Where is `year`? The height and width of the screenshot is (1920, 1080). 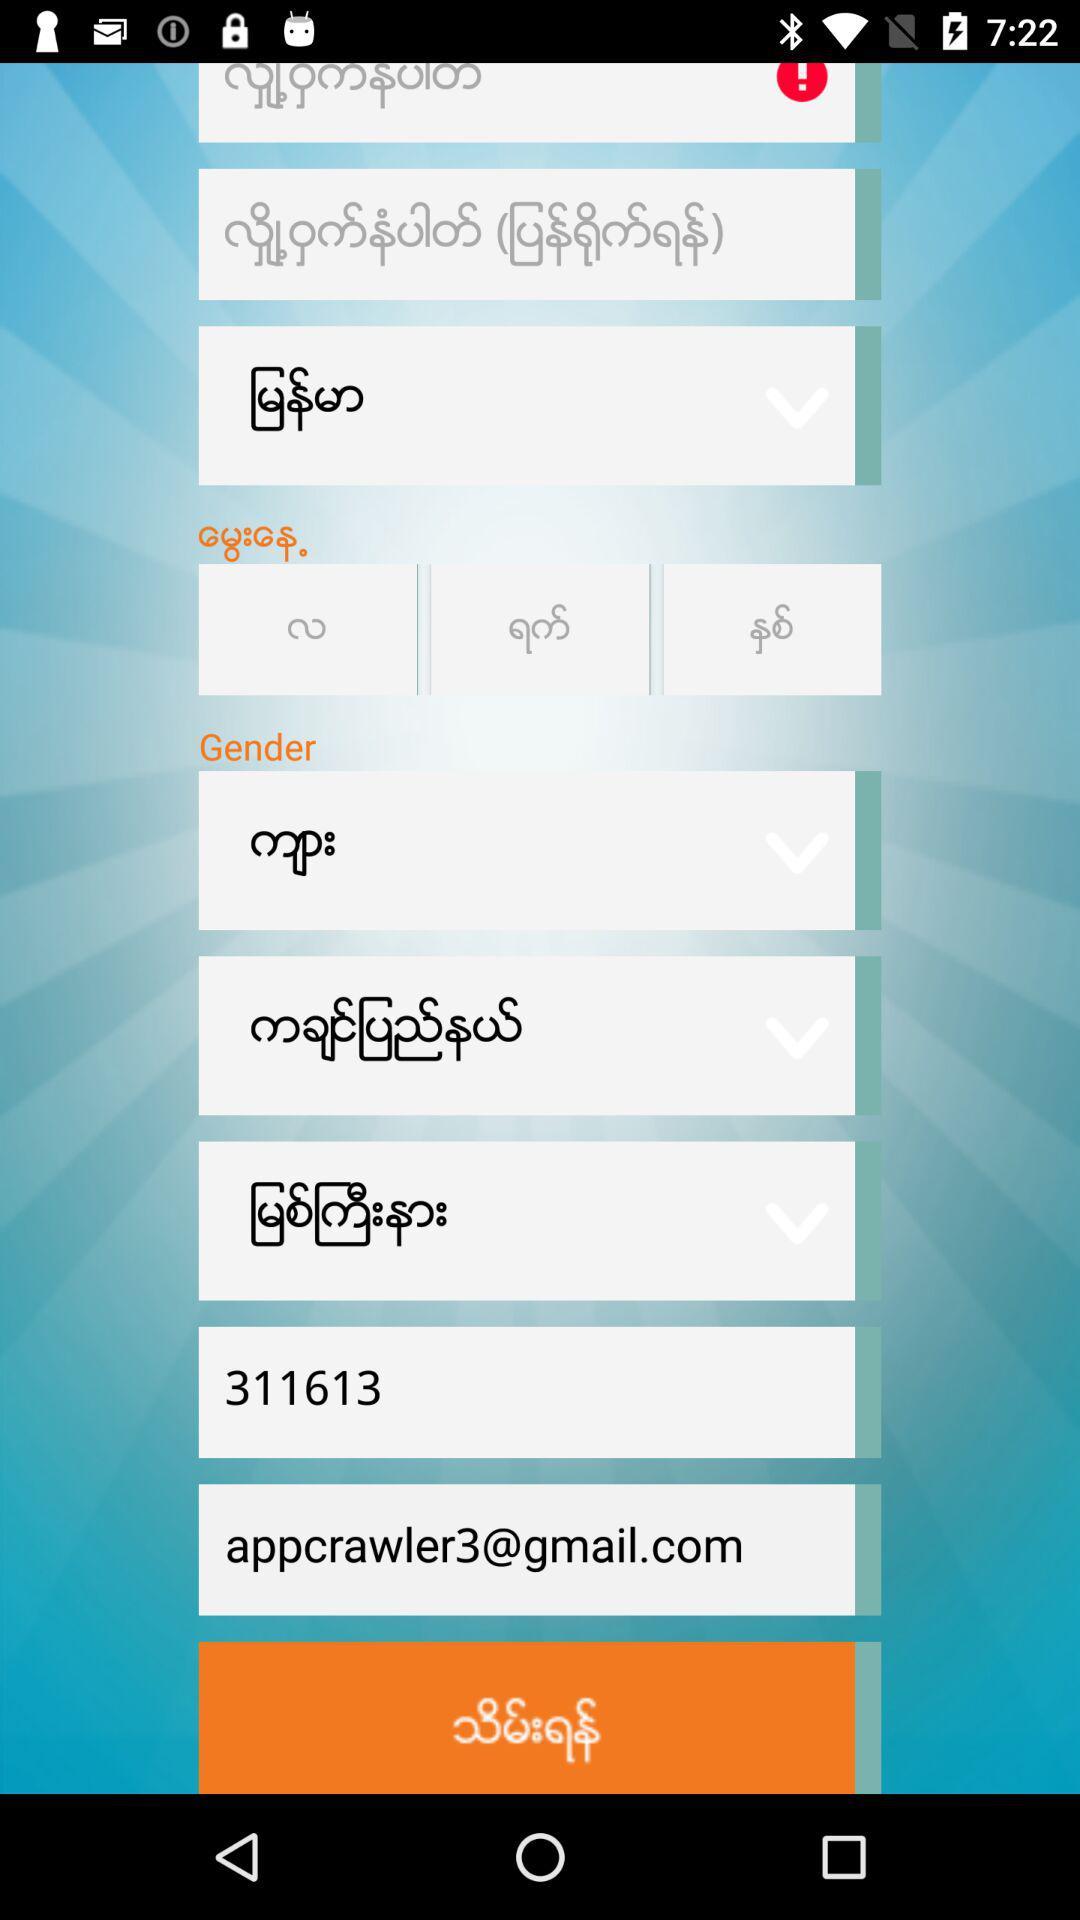
year is located at coordinates (771, 628).